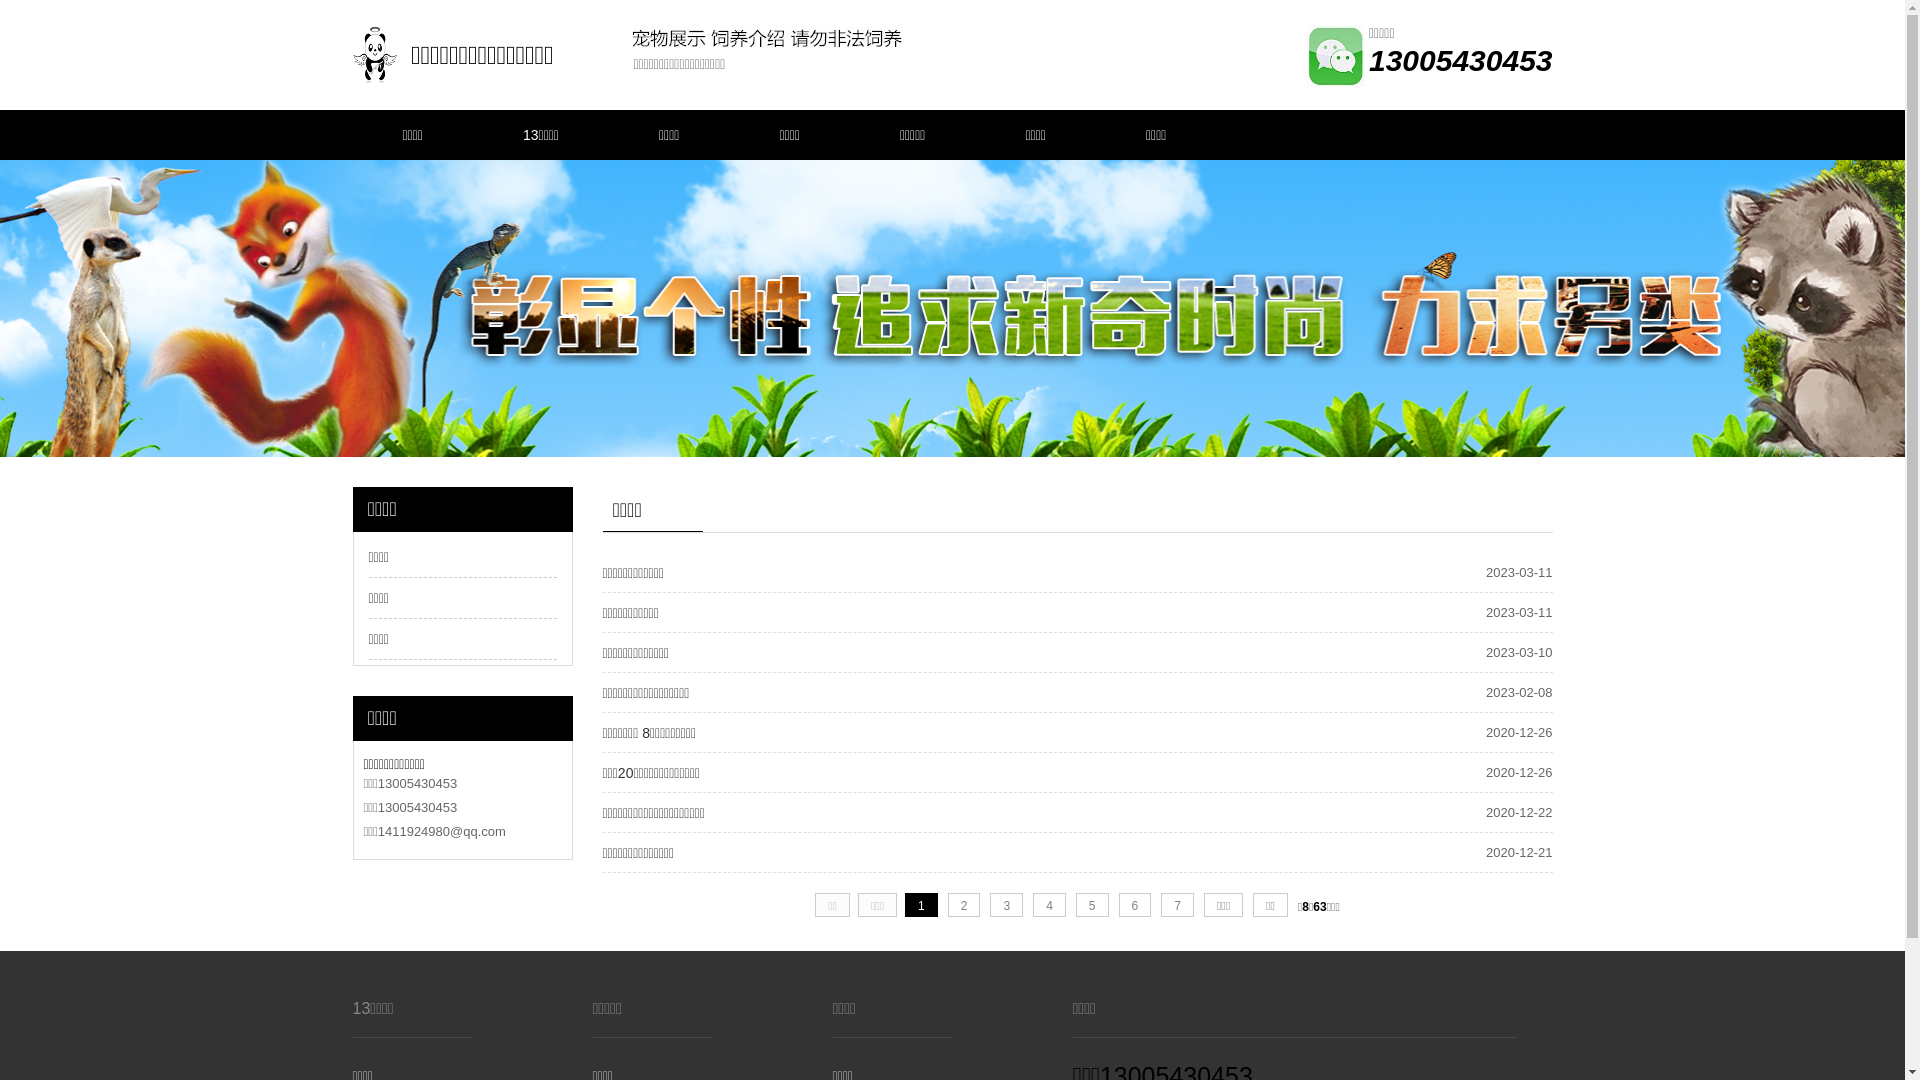  I want to click on '4', so click(1032, 905).